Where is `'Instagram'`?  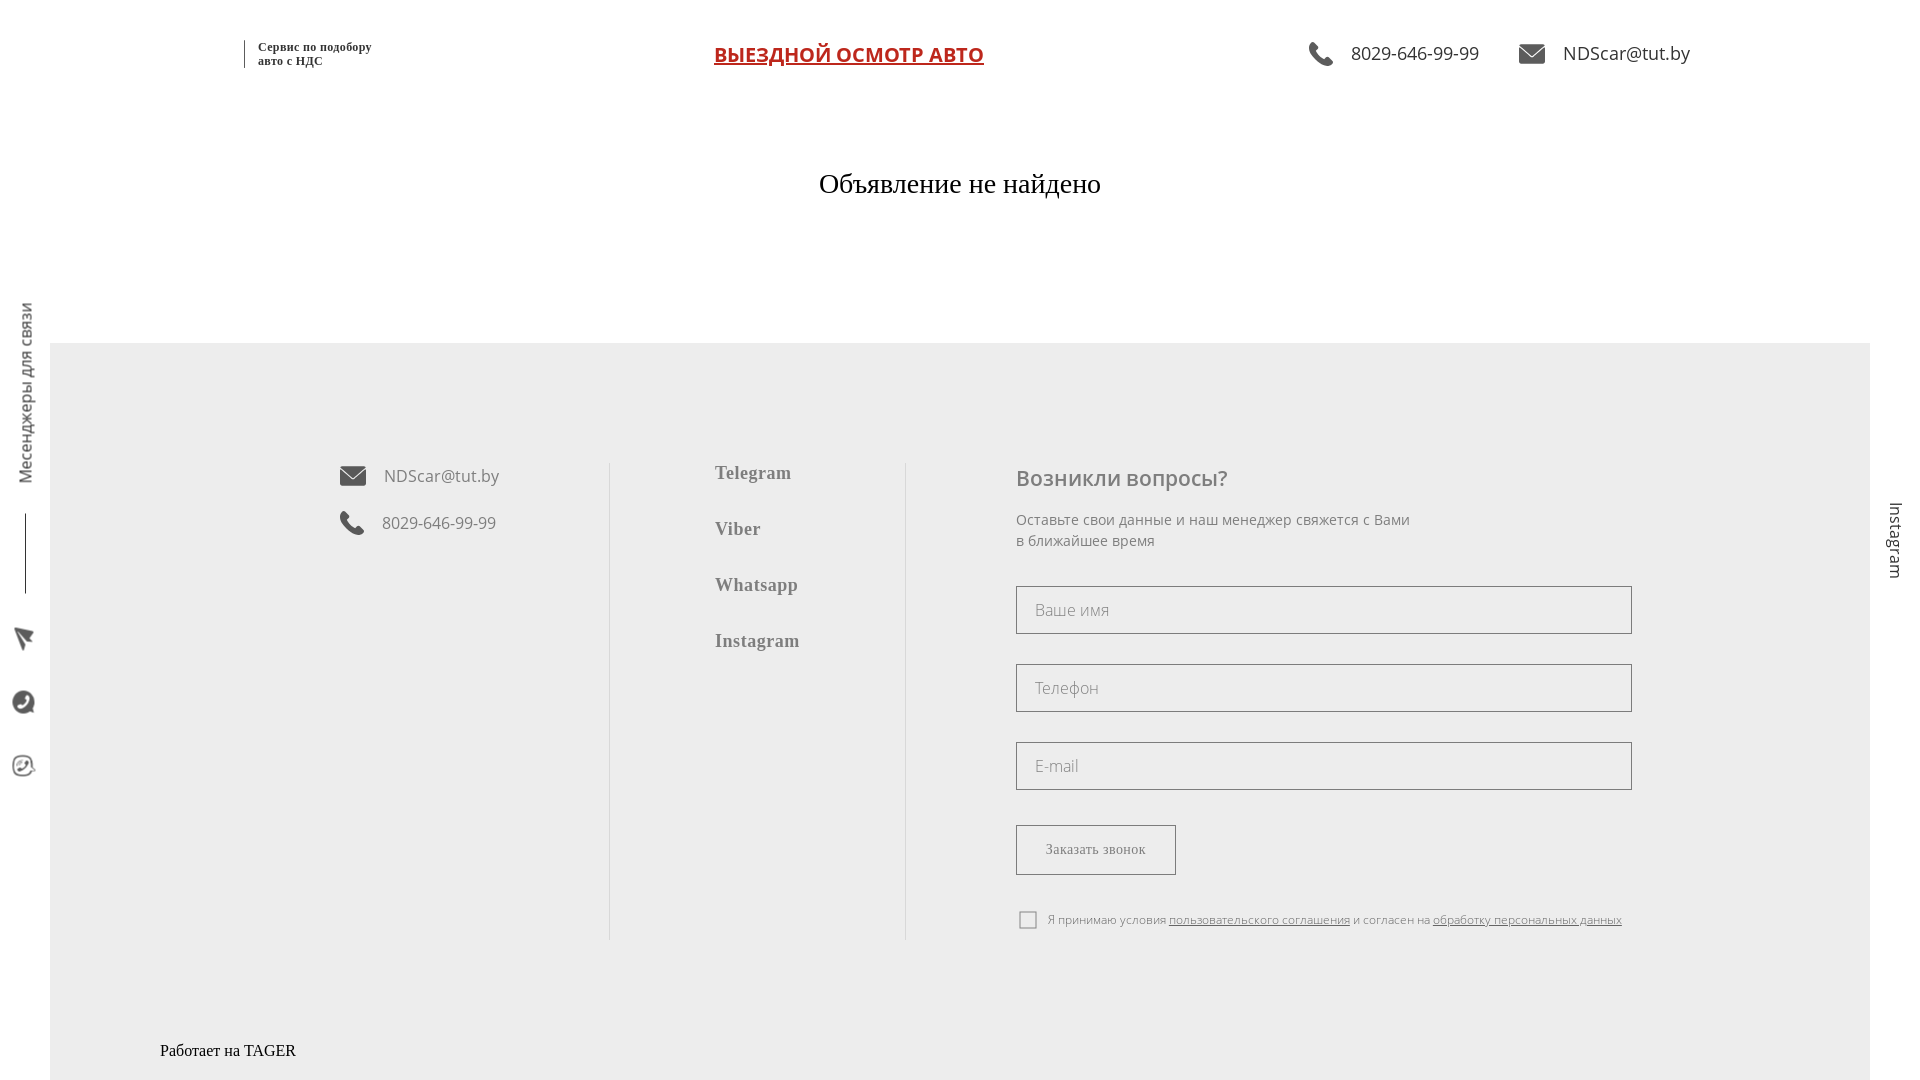
'Instagram' is located at coordinates (715, 640).